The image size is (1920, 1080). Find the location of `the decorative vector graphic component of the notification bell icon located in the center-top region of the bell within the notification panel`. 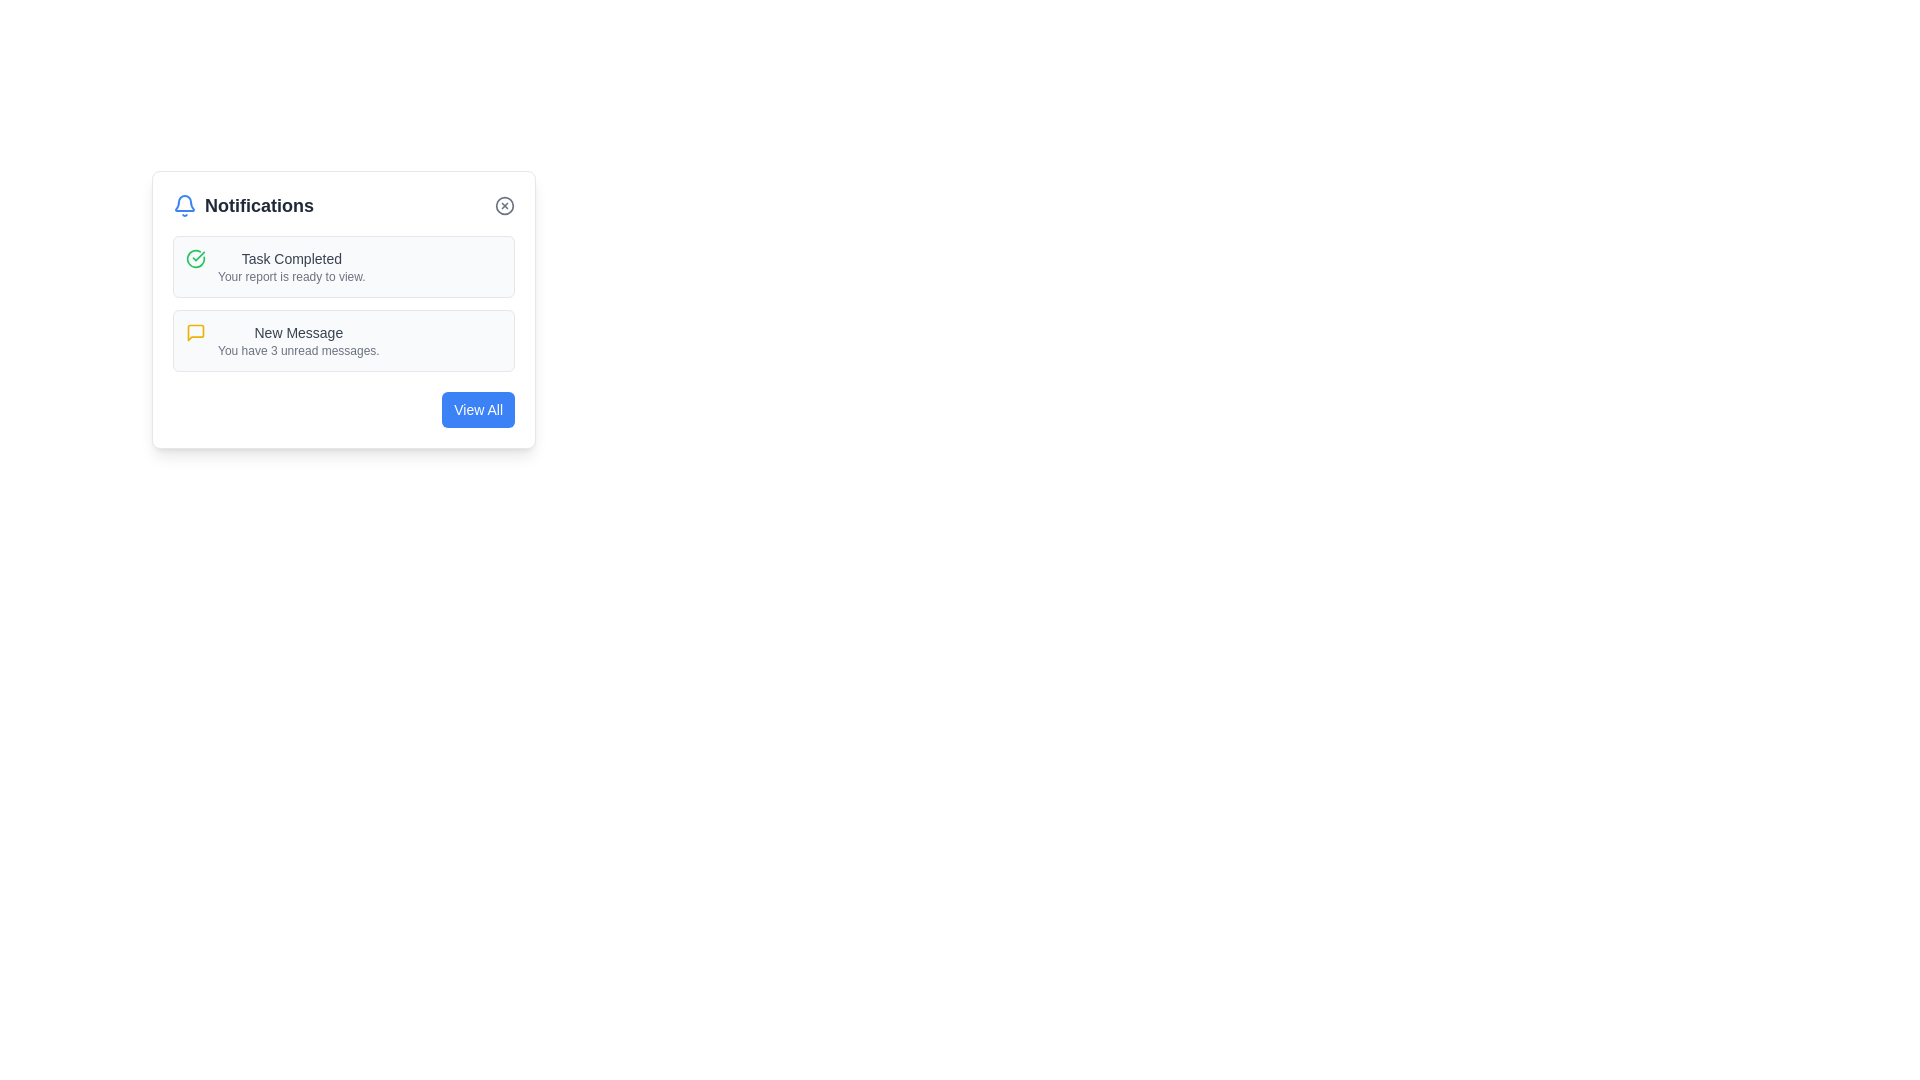

the decorative vector graphic component of the notification bell icon located in the center-top region of the bell within the notification panel is located at coordinates (185, 203).